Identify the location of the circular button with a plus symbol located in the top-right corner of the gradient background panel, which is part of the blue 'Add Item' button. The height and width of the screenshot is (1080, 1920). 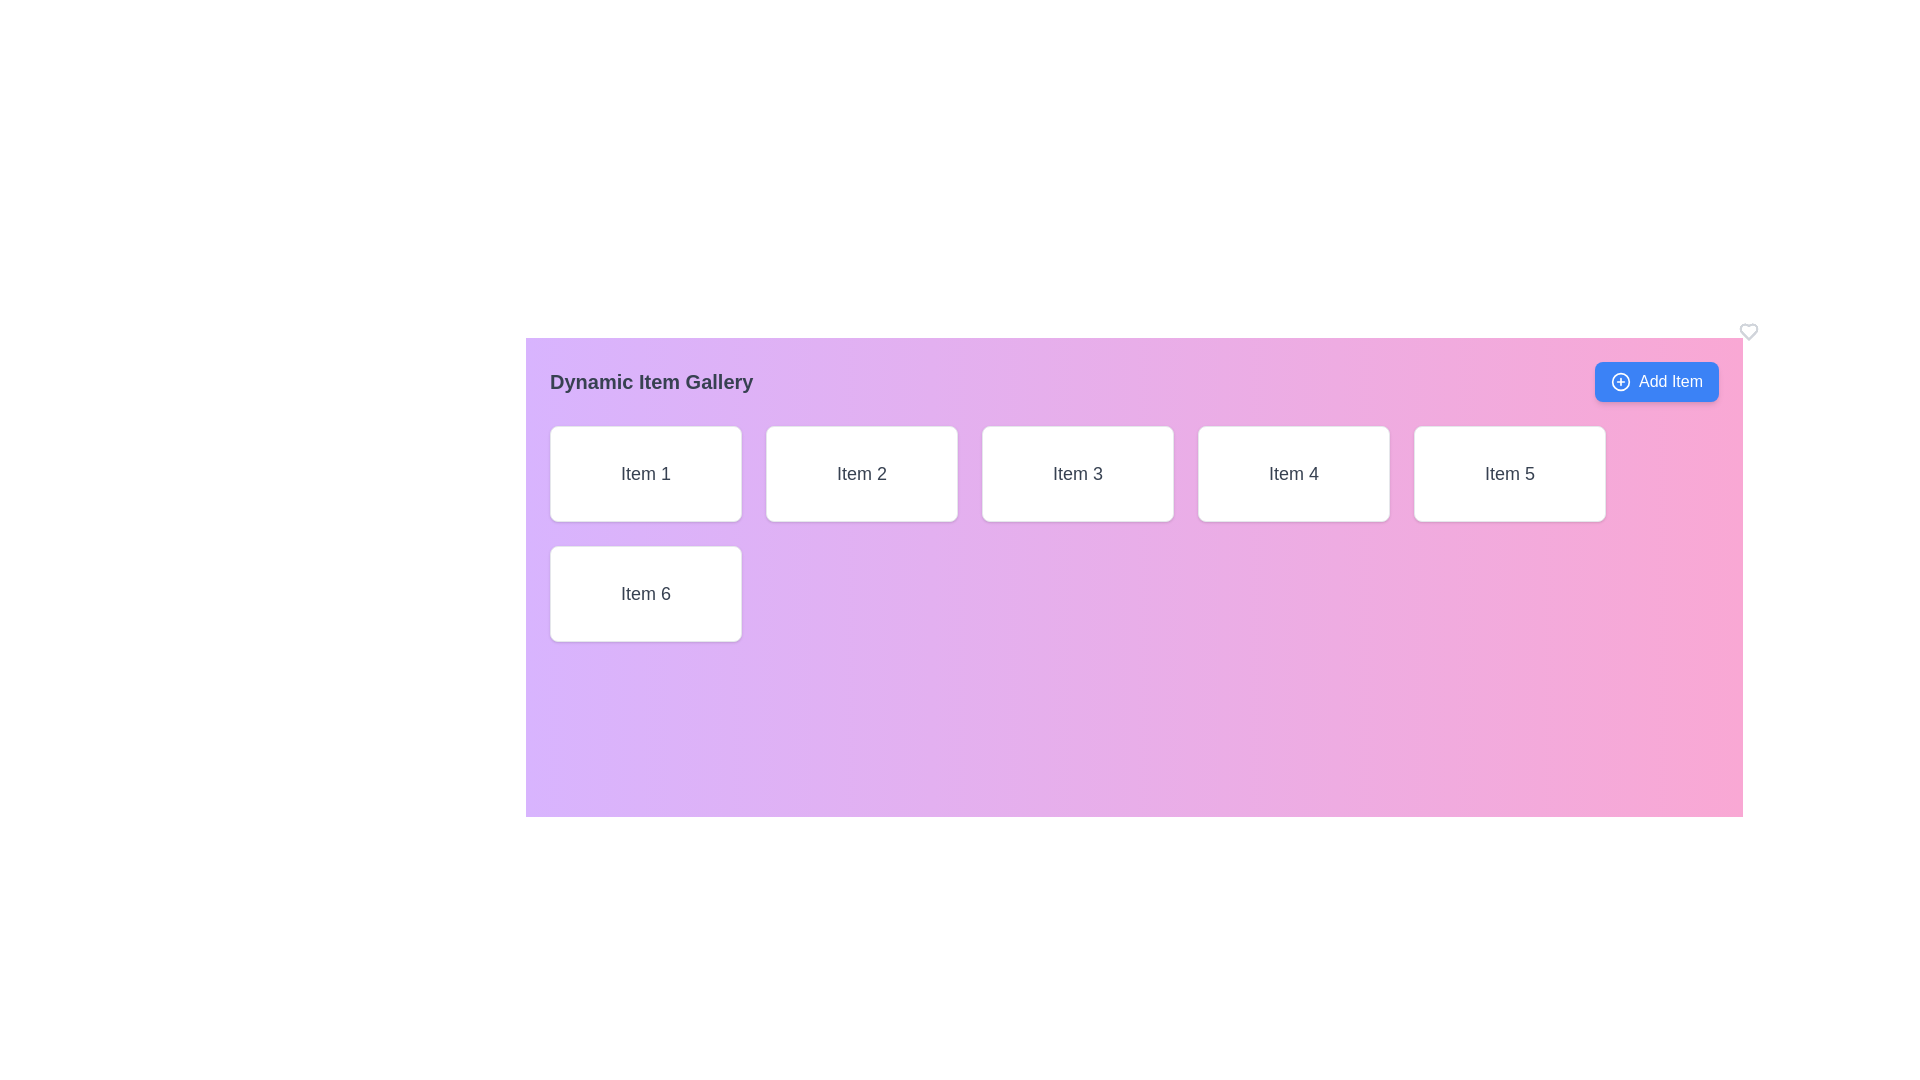
(1621, 381).